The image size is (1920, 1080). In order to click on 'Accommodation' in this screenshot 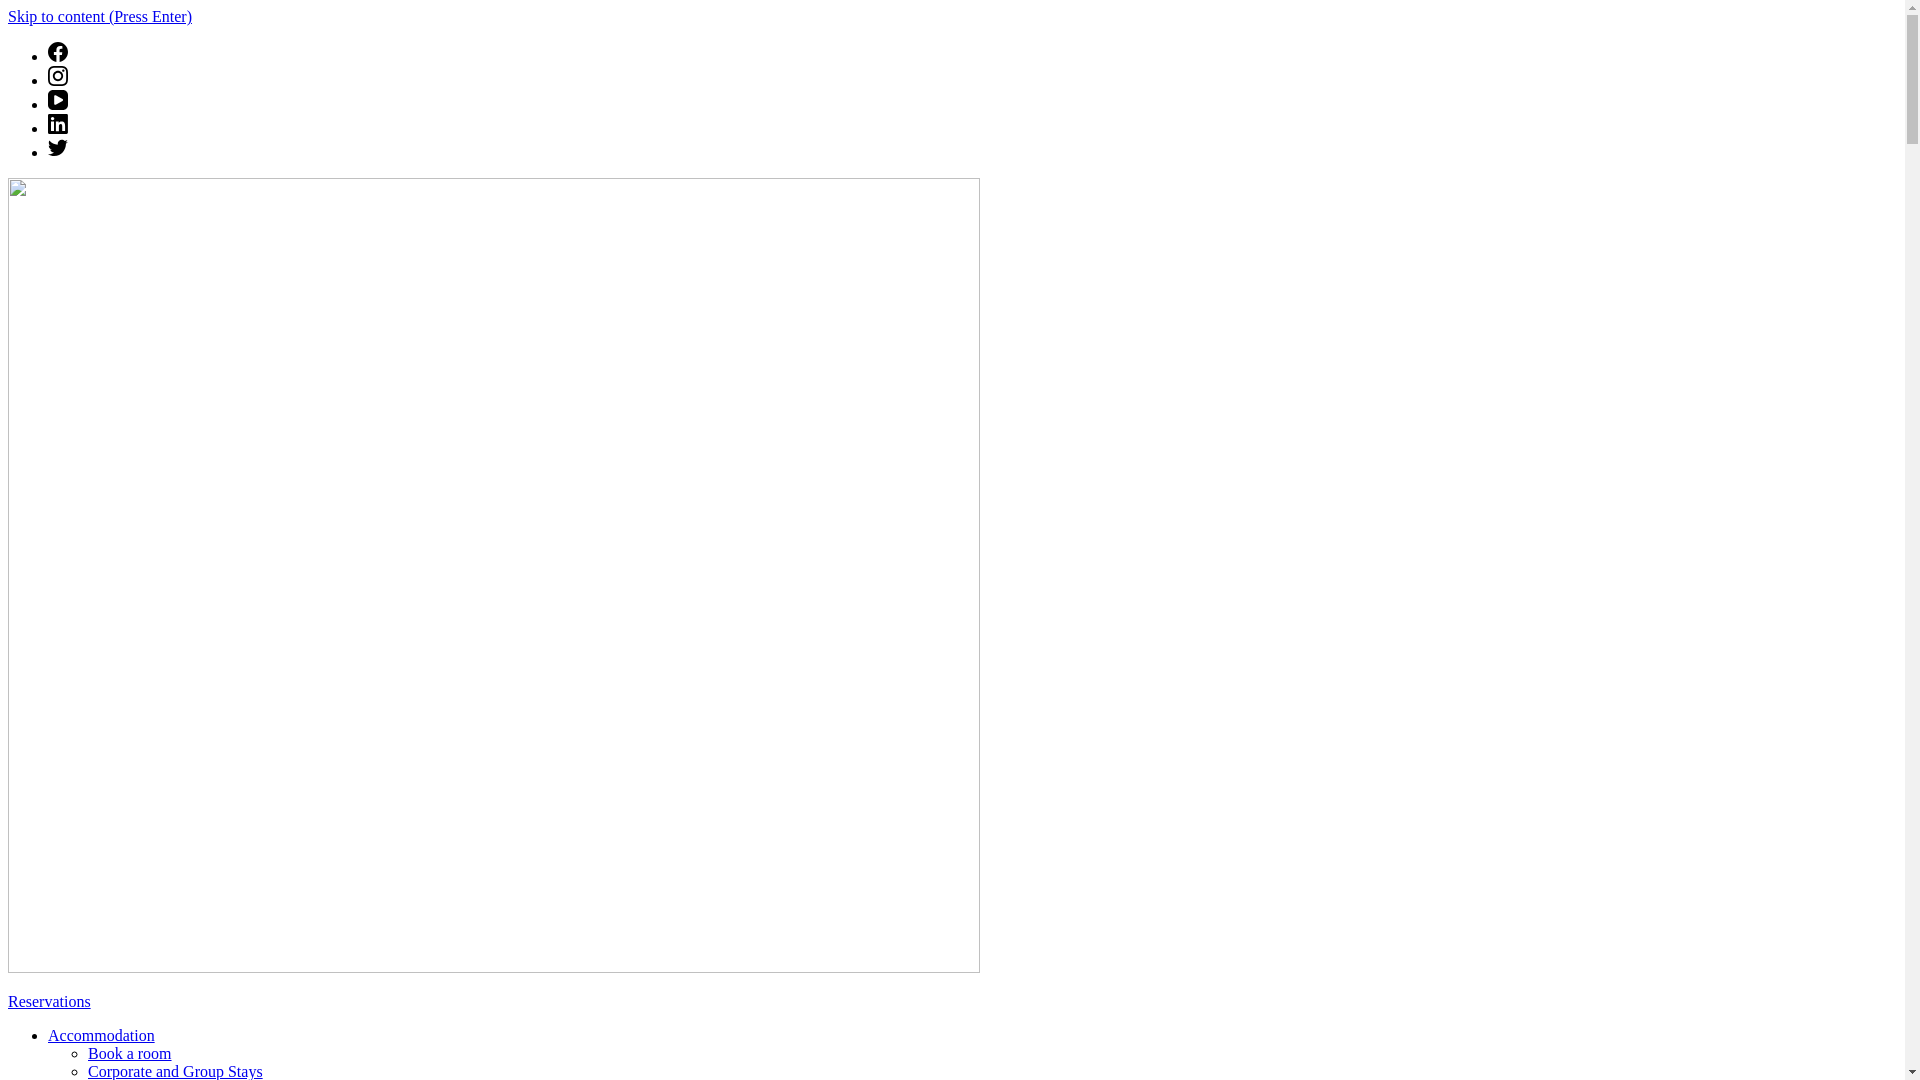, I will do `click(100, 1035)`.